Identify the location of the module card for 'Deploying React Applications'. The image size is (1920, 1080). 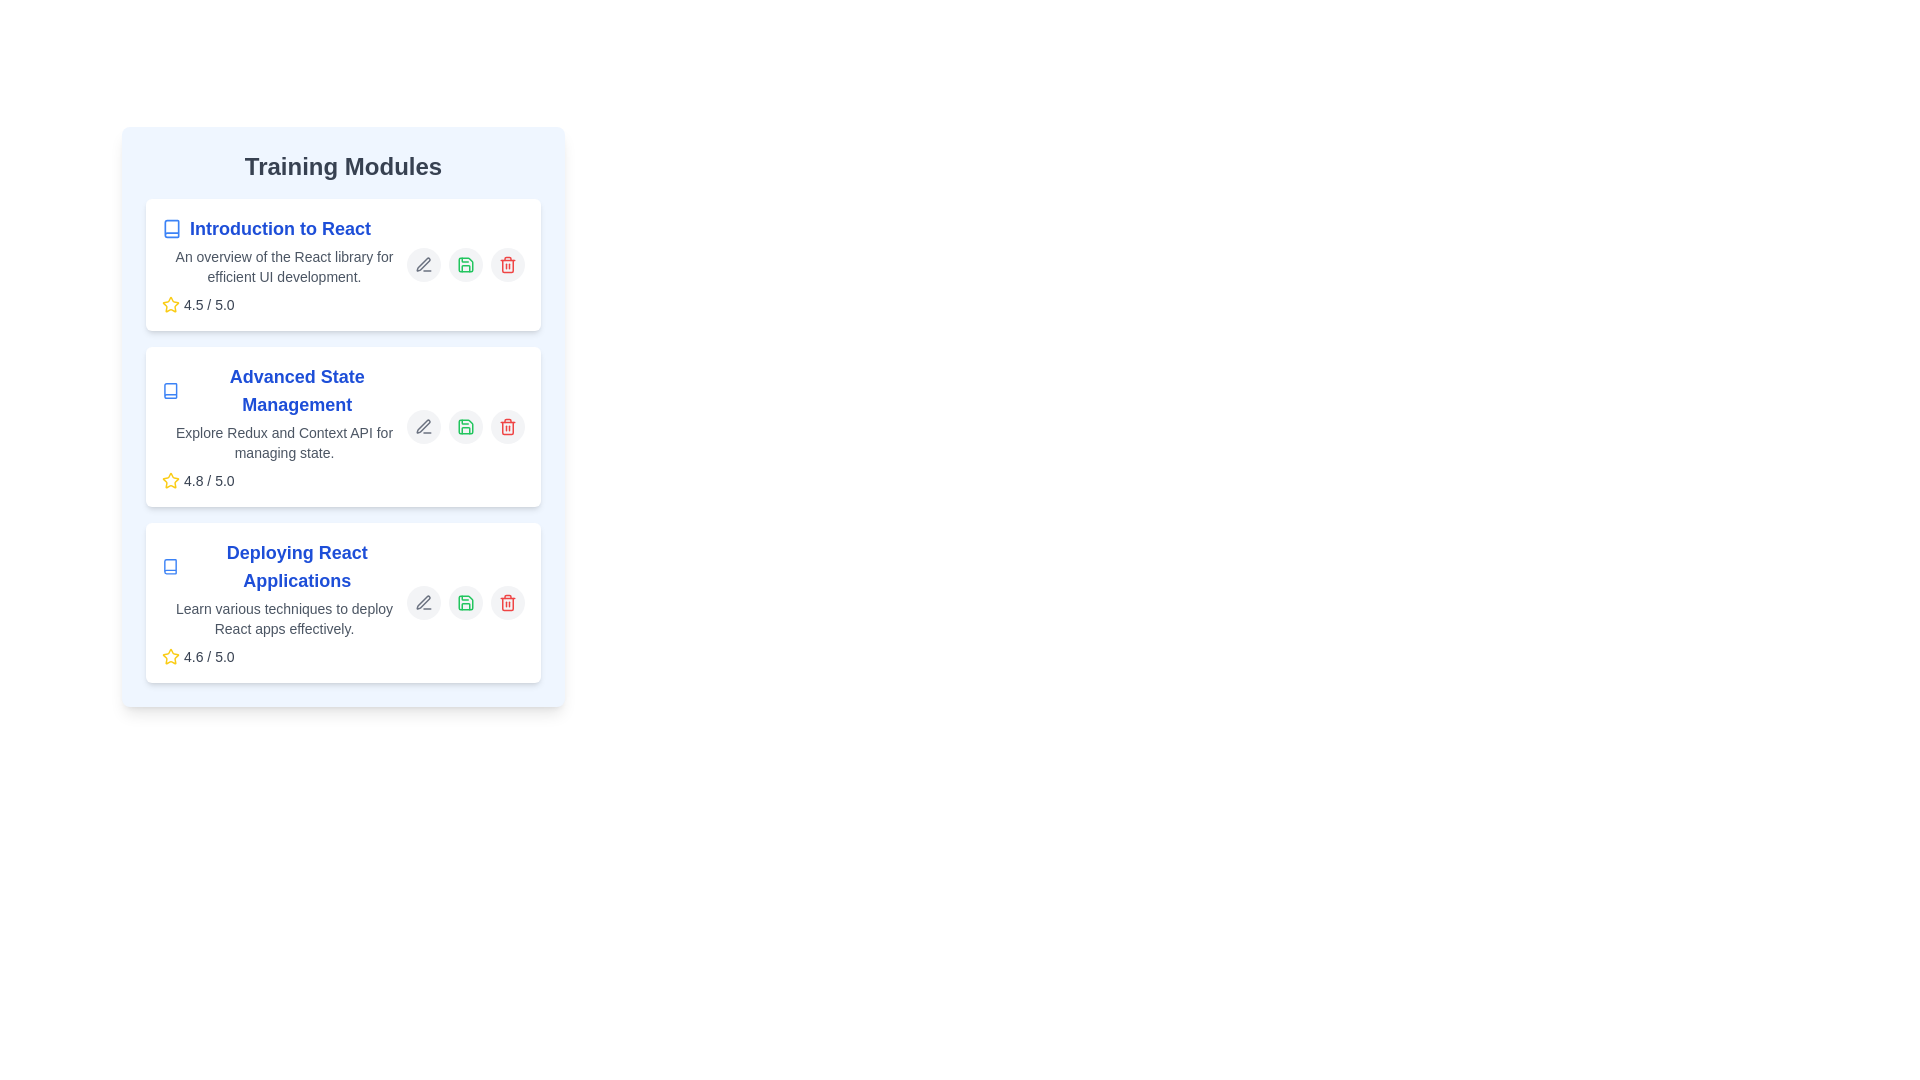
(283, 601).